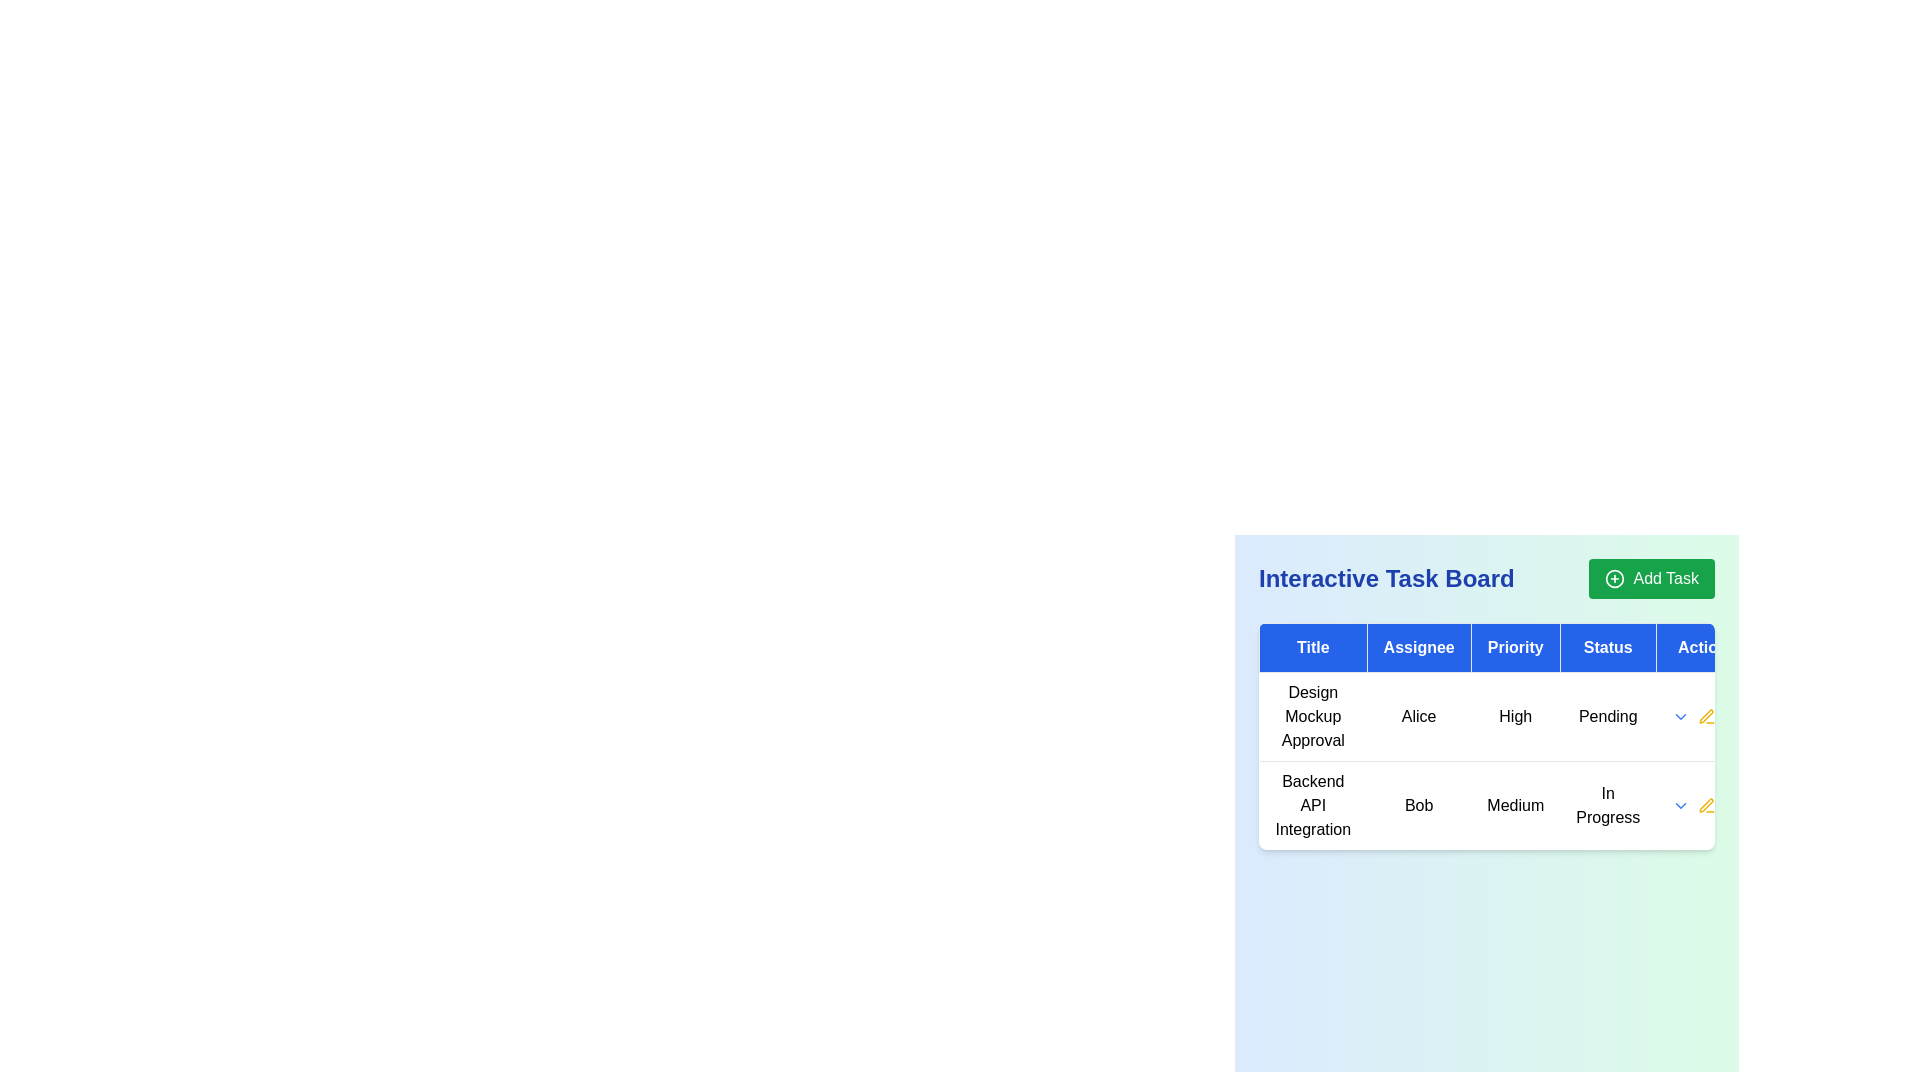  I want to click on the dropdown menu indicator icon button located in the second row of the table under the 'Action' column, so click(1680, 805).